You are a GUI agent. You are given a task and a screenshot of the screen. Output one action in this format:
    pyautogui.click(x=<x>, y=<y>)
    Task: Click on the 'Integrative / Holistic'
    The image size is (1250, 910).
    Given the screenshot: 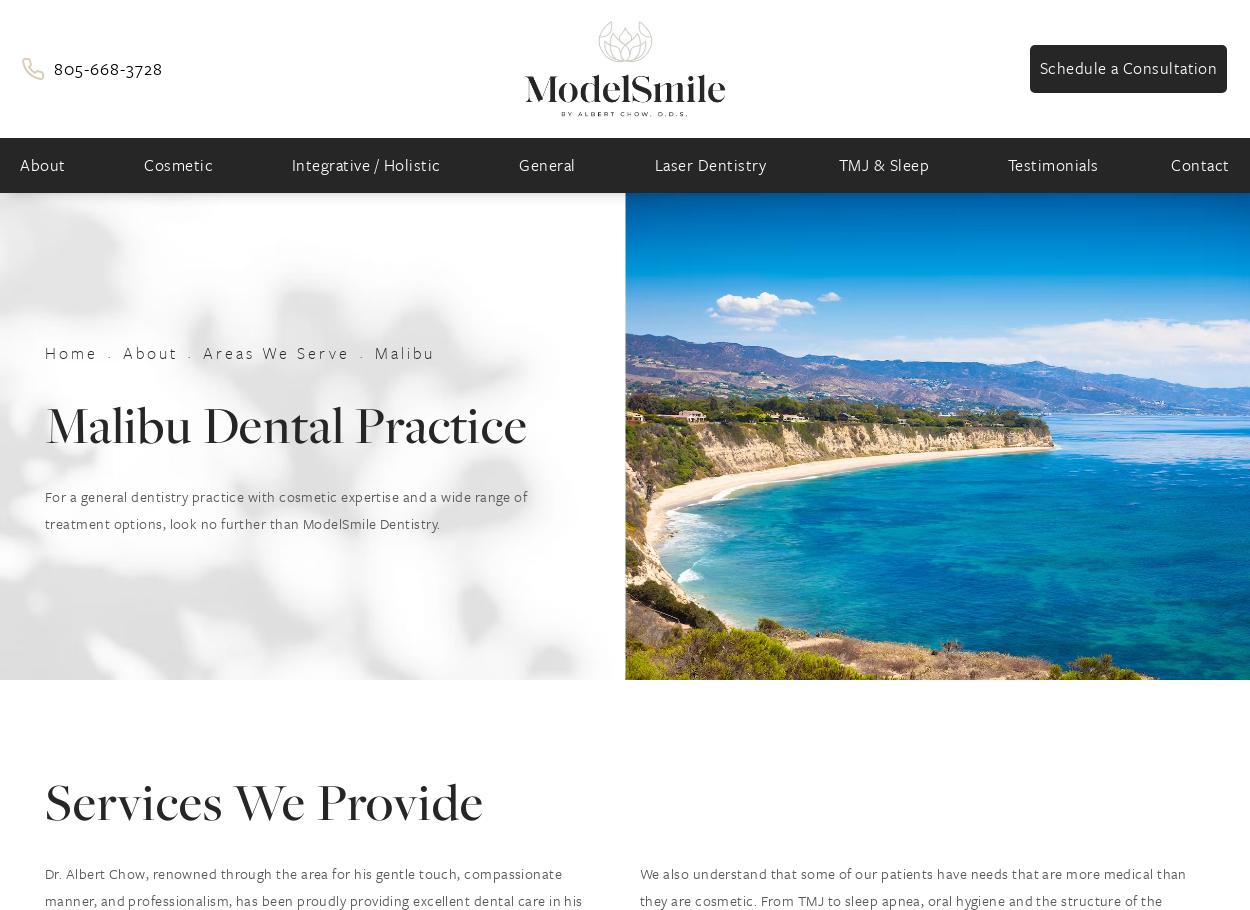 What is the action you would take?
    pyautogui.click(x=364, y=164)
    